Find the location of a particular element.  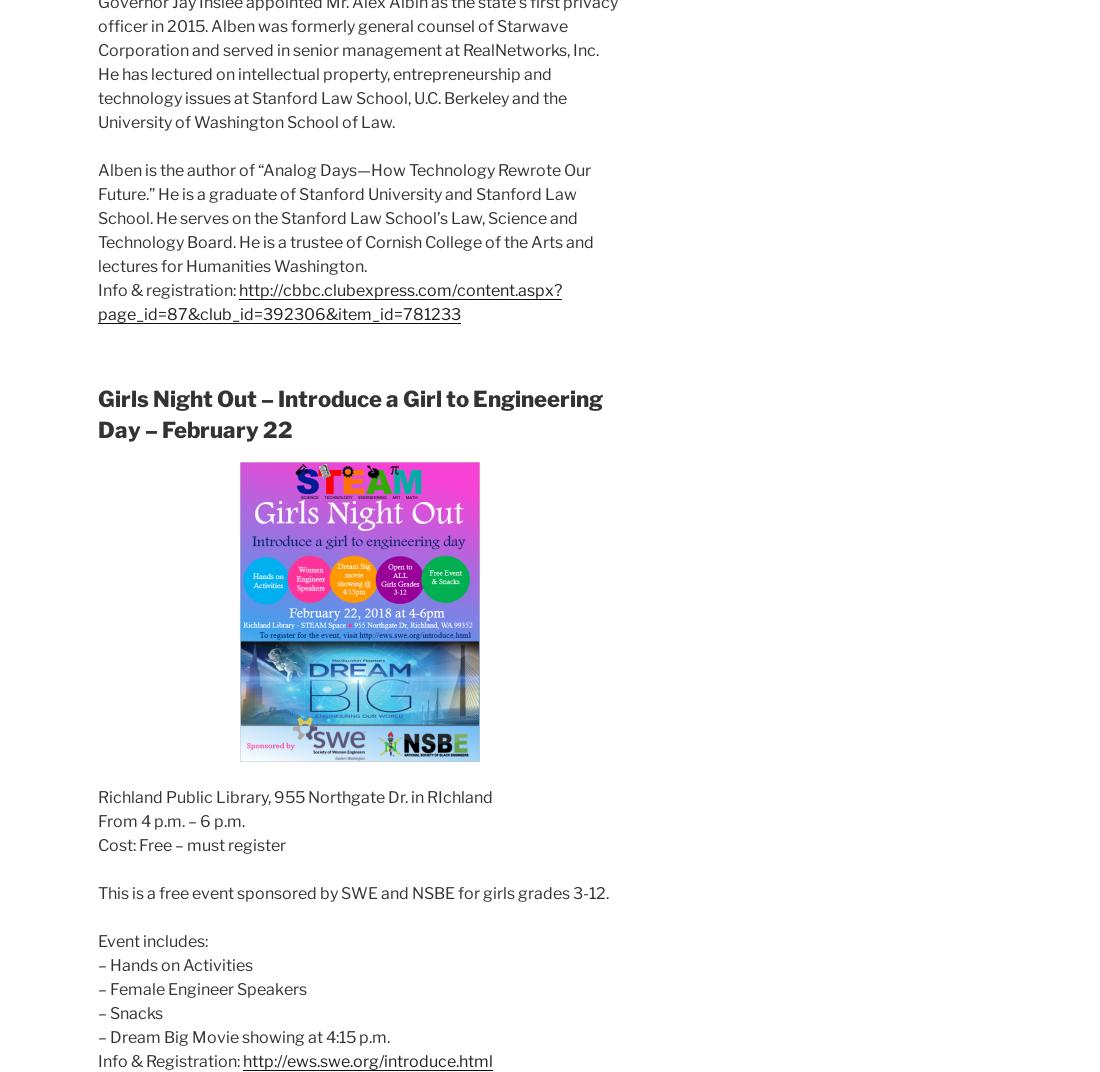

'– Snacks' is located at coordinates (130, 1012).